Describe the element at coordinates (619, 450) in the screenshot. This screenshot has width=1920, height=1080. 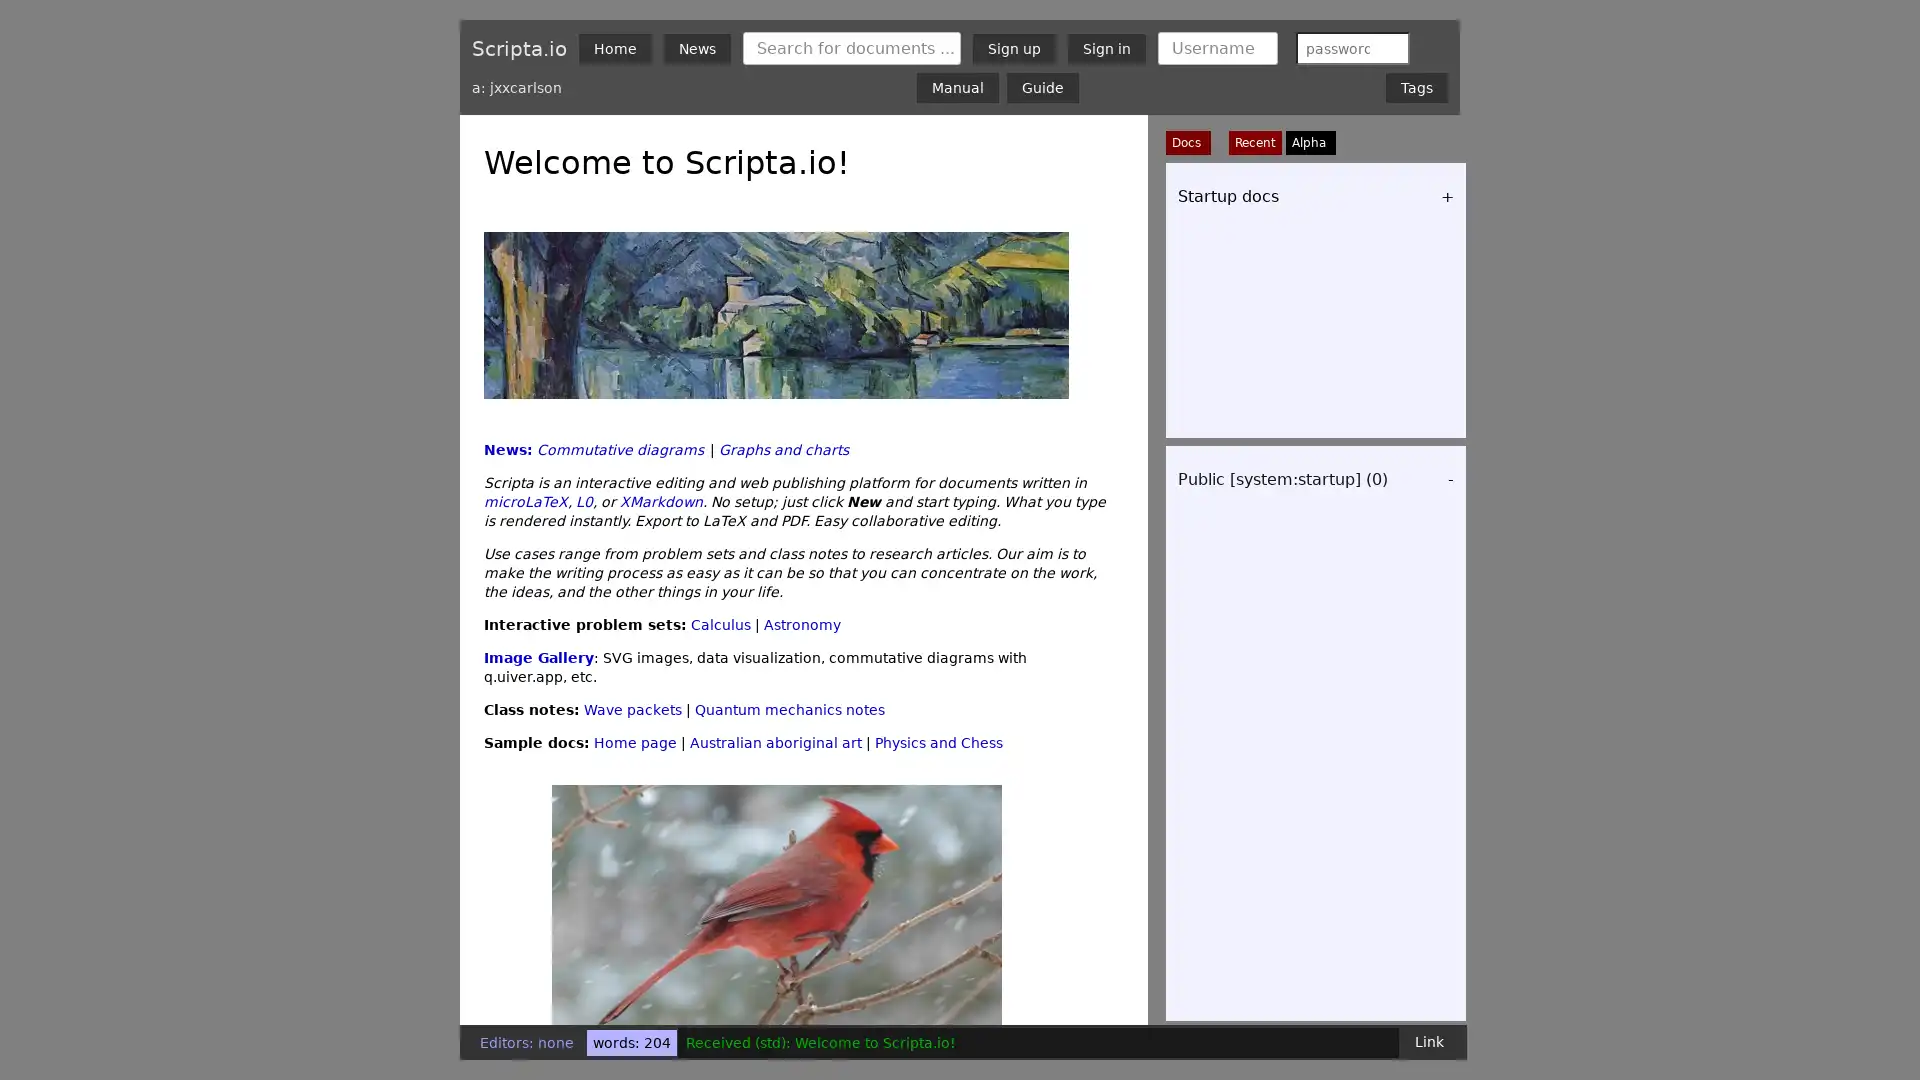
I see `Commutative diagrams` at that location.